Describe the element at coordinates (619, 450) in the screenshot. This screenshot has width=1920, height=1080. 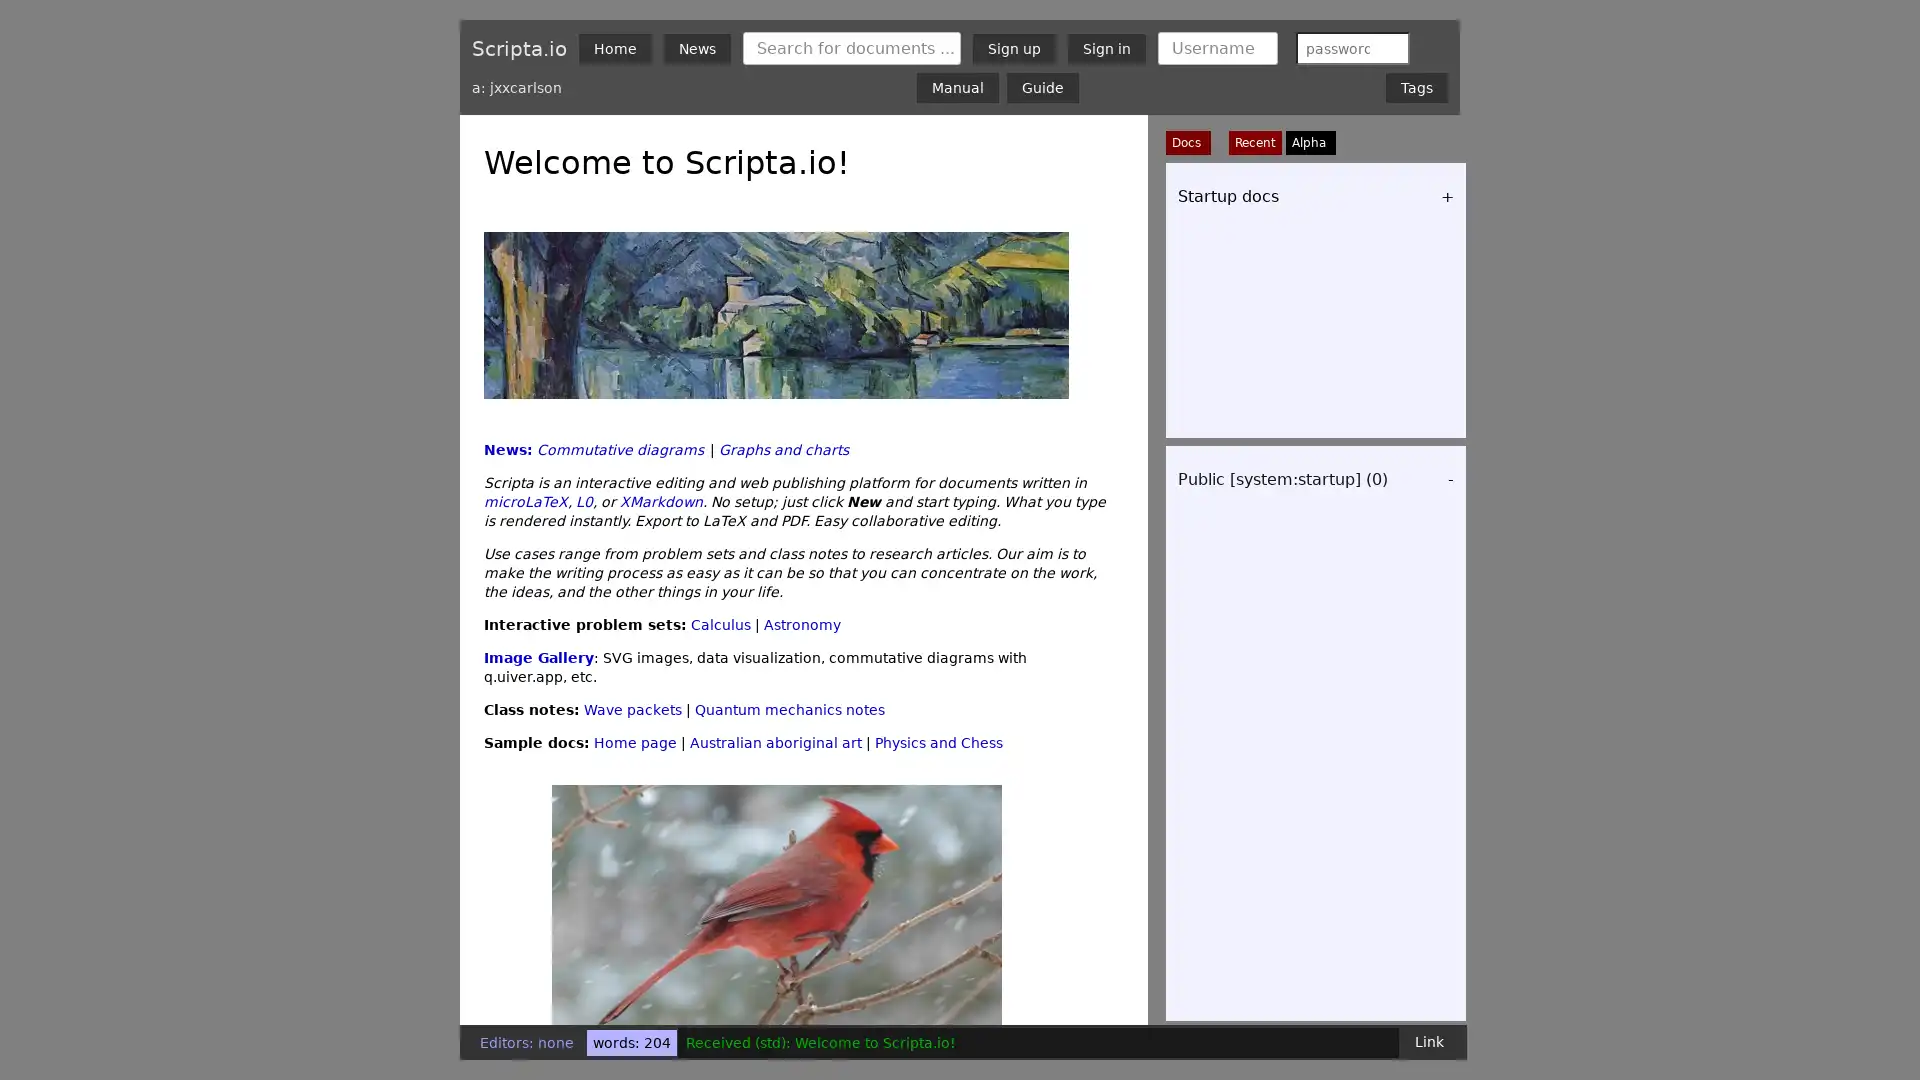
I see `Commutative diagrams` at that location.